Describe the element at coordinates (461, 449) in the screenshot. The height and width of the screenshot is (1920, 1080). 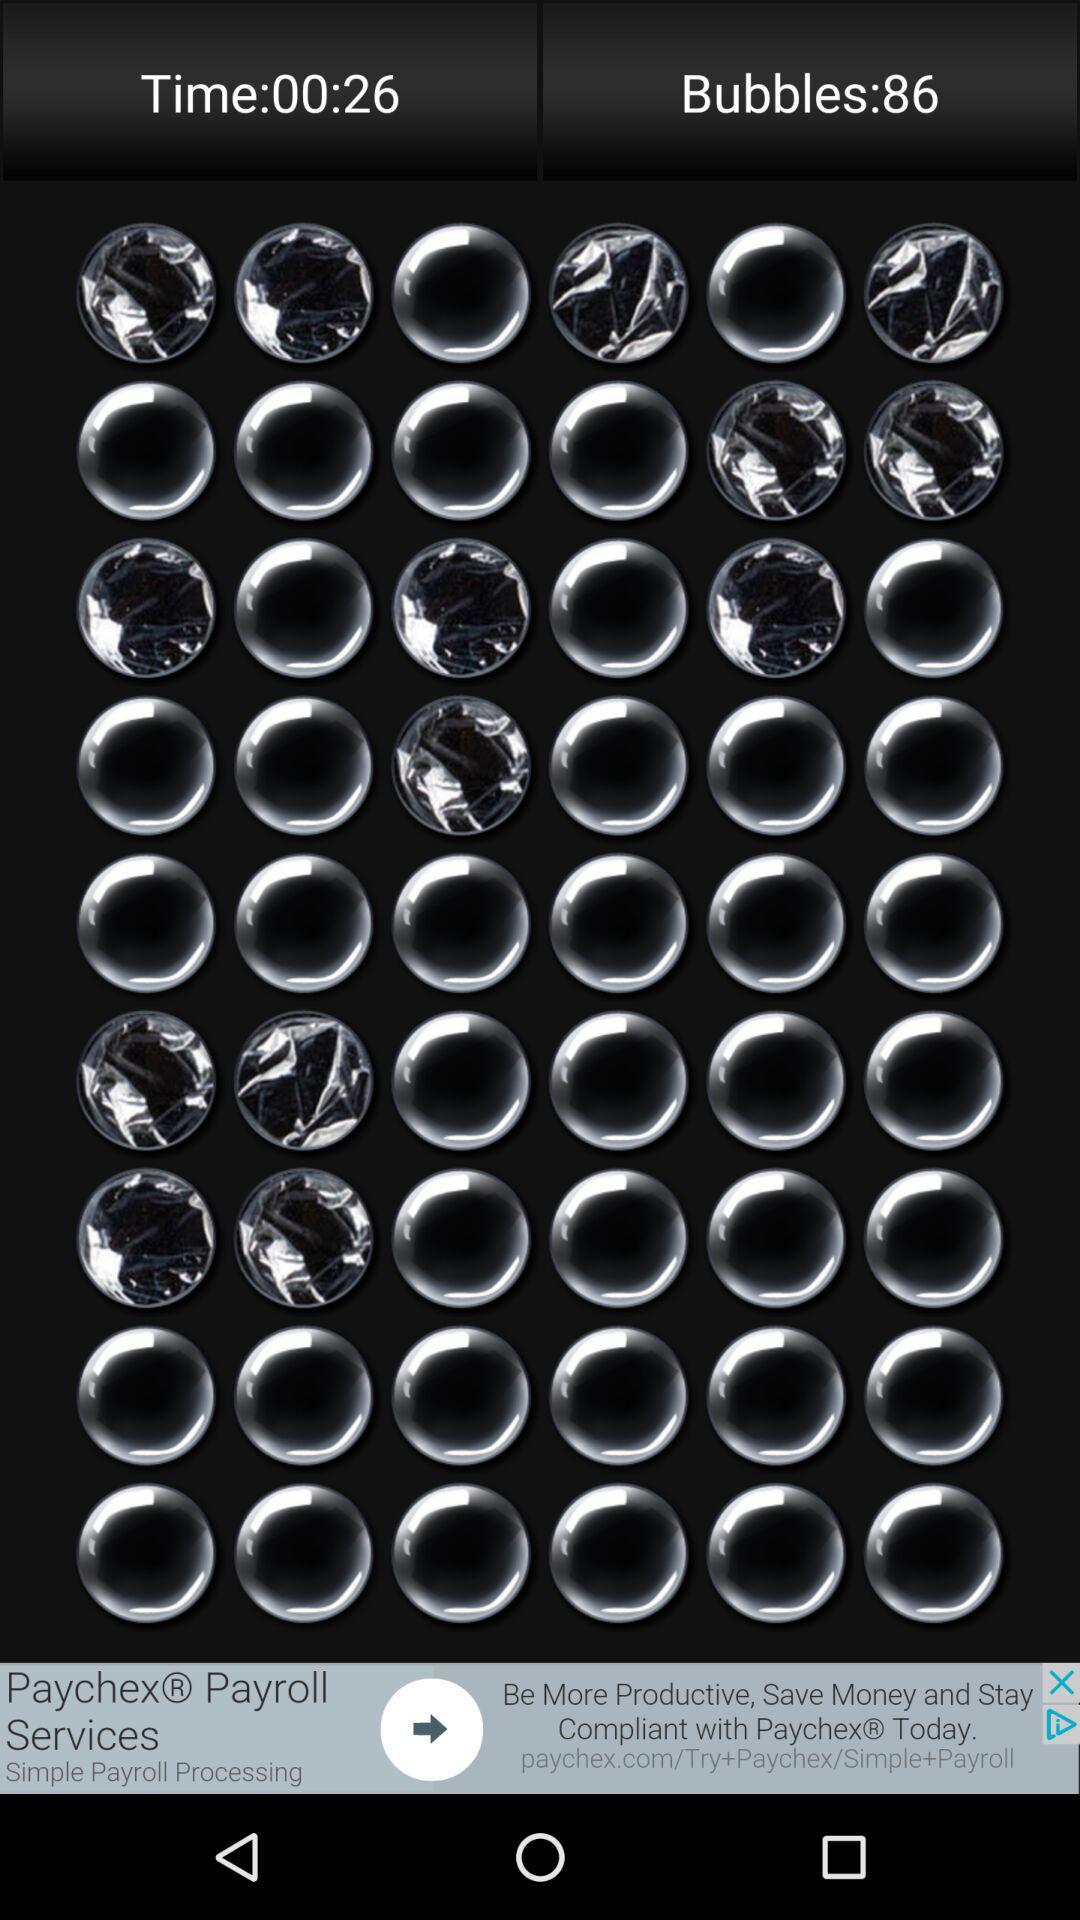
I see `click bubble` at that location.